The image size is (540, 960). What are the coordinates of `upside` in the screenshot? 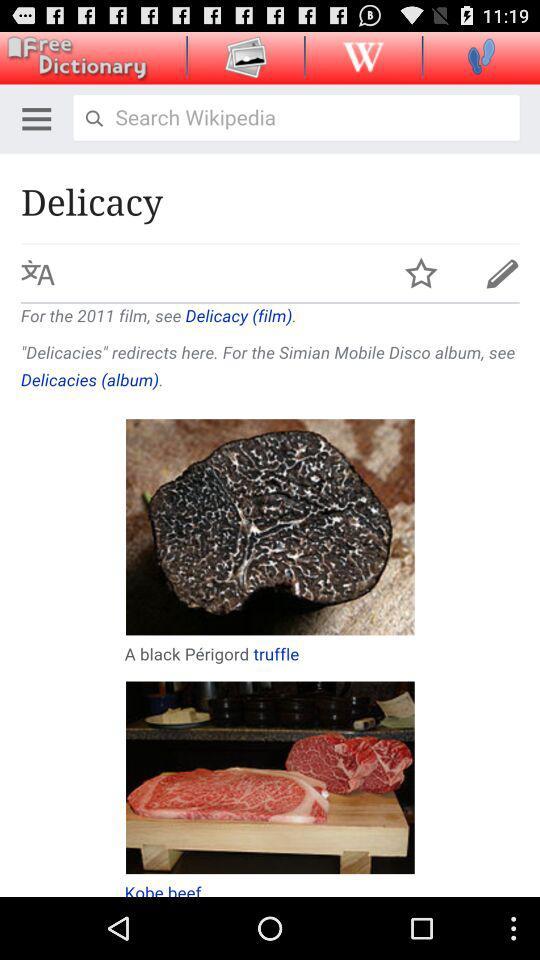 It's located at (362, 55).